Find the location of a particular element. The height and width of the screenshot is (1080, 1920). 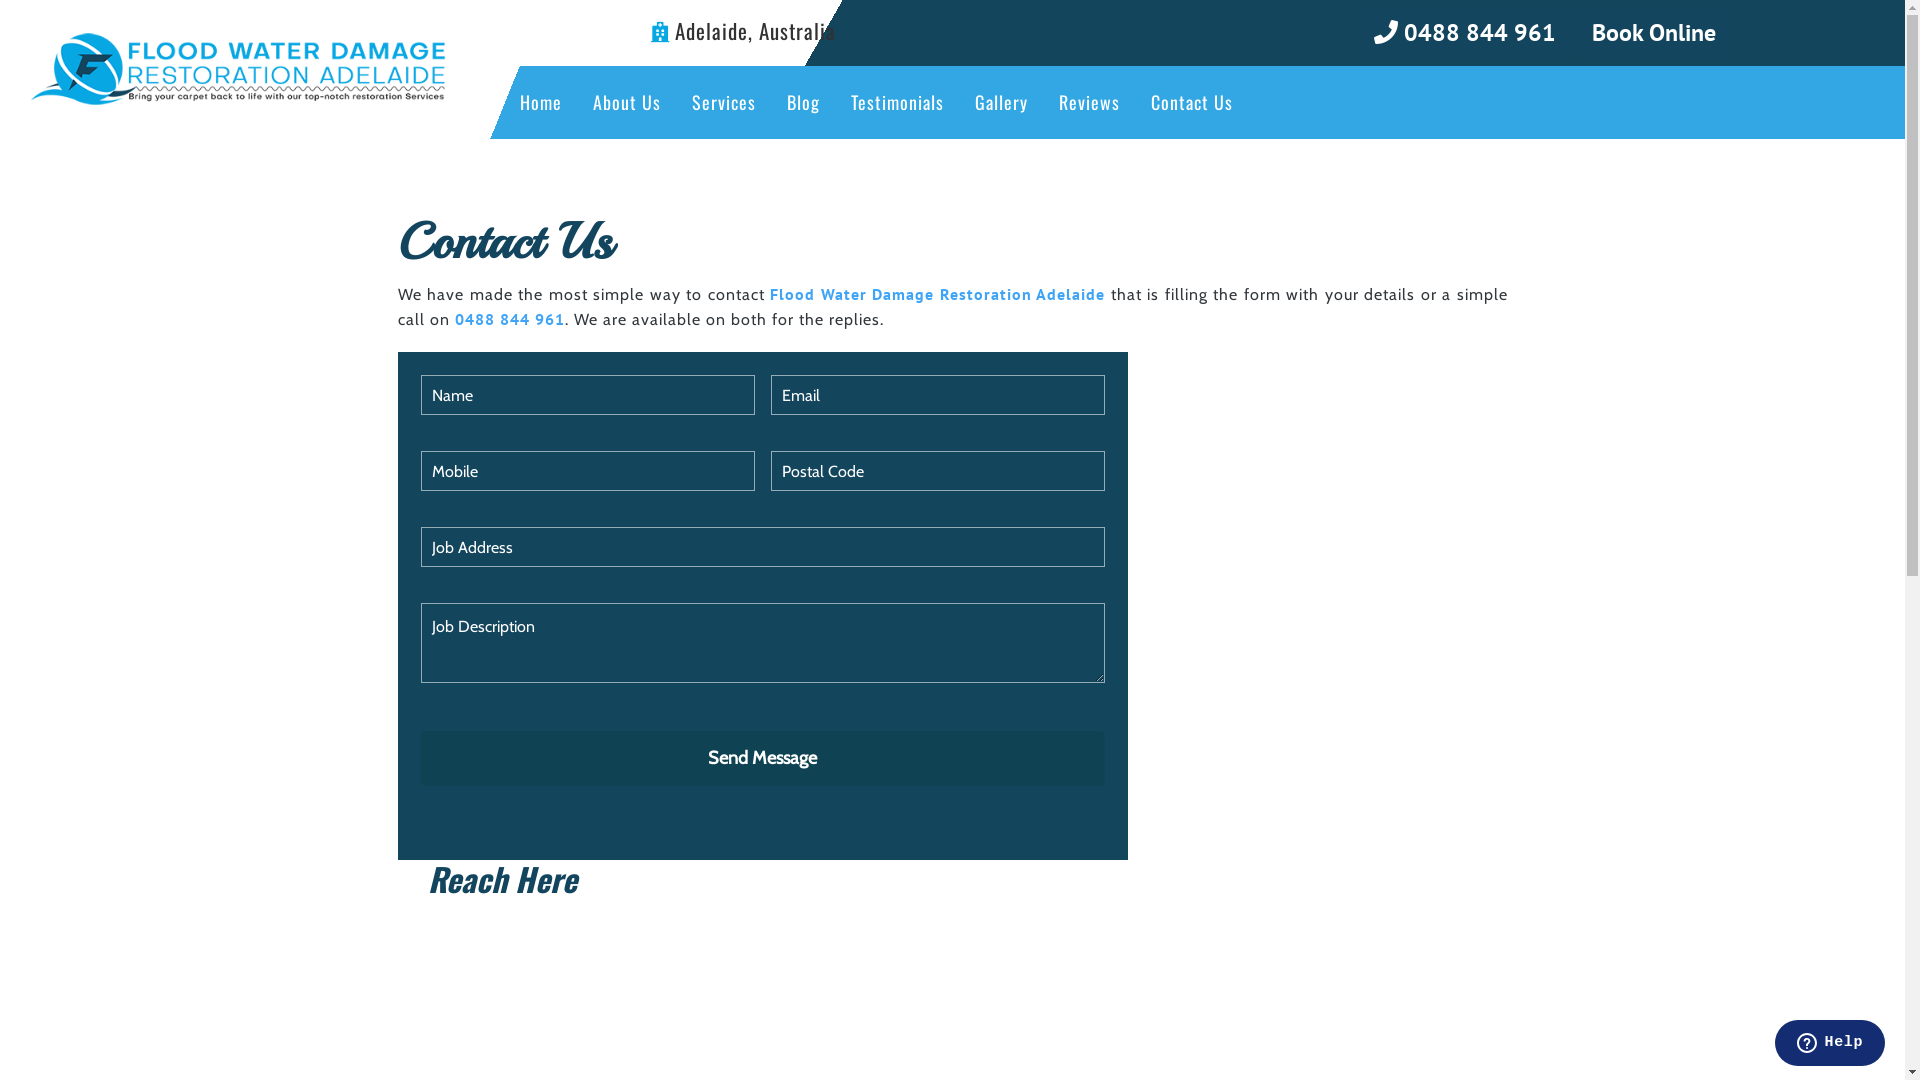

'Gallery' is located at coordinates (1001, 102).